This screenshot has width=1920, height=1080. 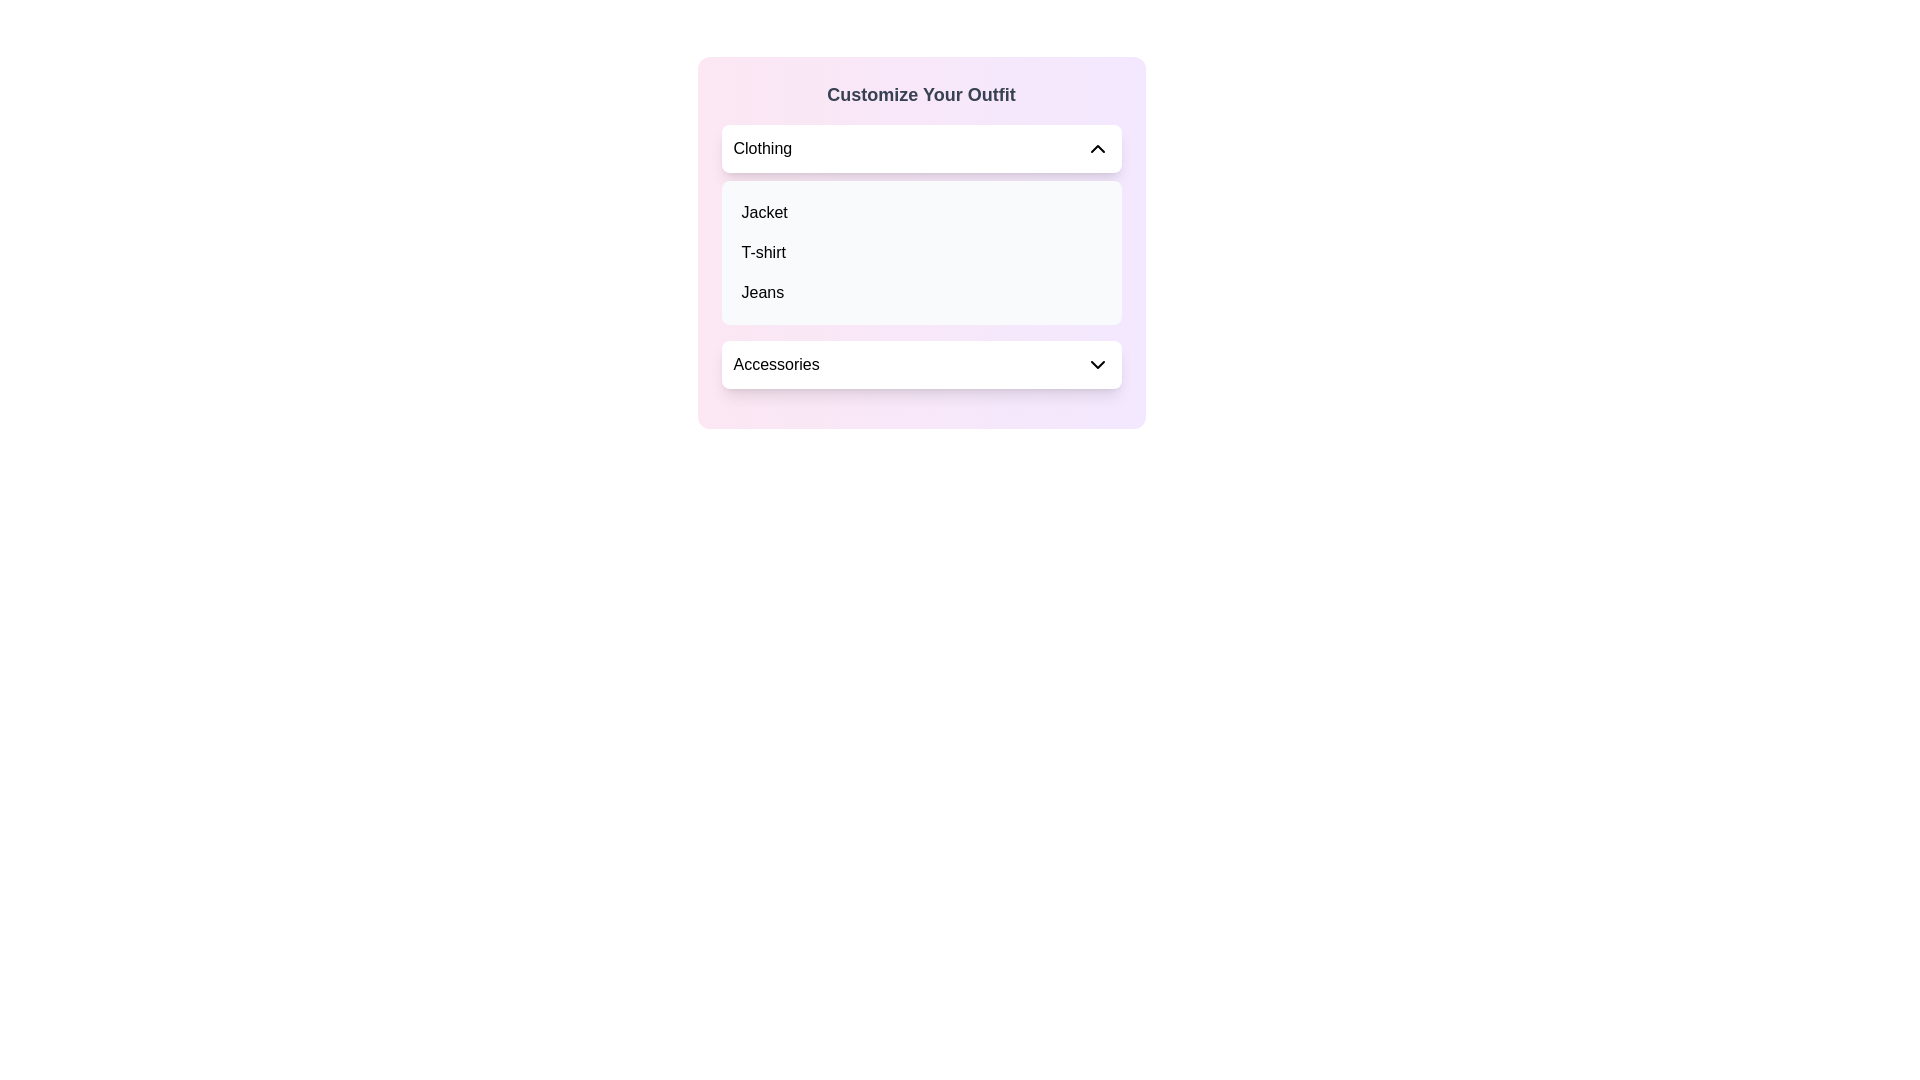 I want to click on to select the 'Jacket' item from the second item of the 'Clothing' dropdown list, so click(x=763, y=212).